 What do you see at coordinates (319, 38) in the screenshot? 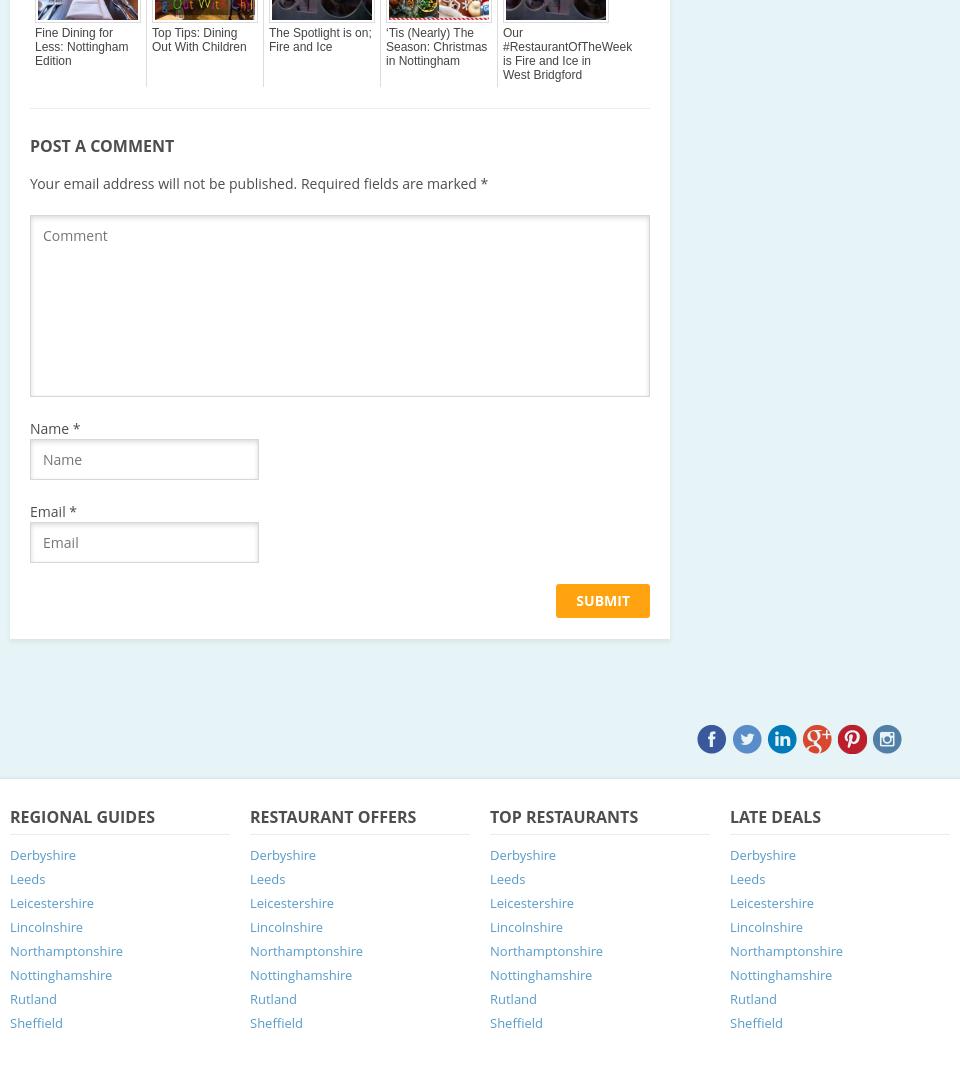
I see `'The Spotlight is on; Fire and Ice'` at bounding box center [319, 38].